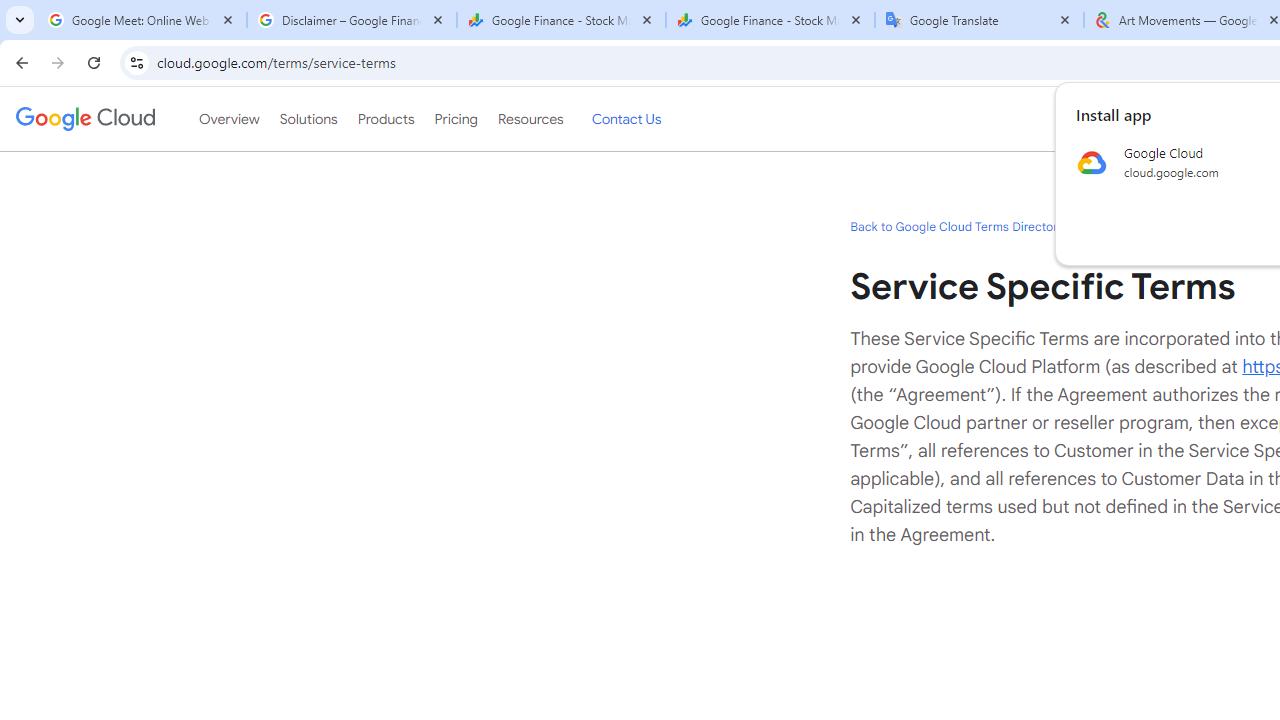 The width and height of the screenshot is (1280, 720). Describe the element at coordinates (454, 119) in the screenshot. I see `'Pricing'` at that location.